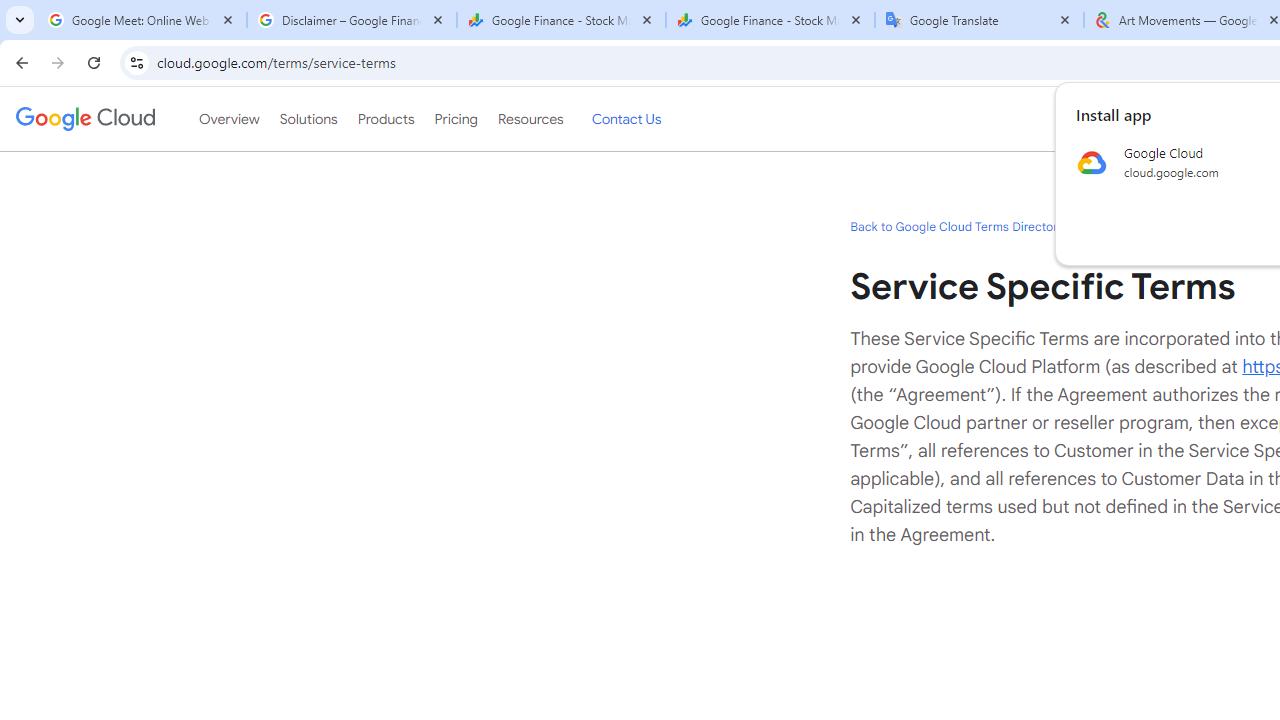 The width and height of the screenshot is (1280, 720). Describe the element at coordinates (454, 119) in the screenshot. I see `'Pricing'` at that location.